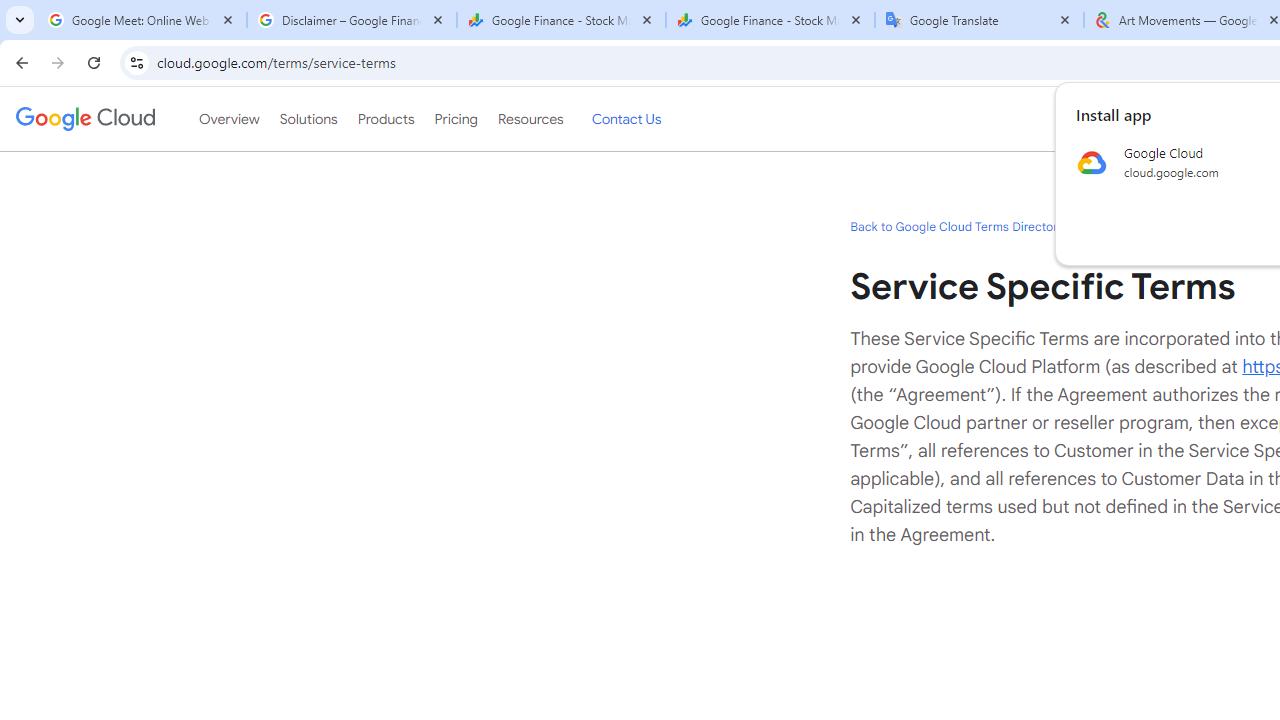 The width and height of the screenshot is (1280, 720). Describe the element at coordinates (454, 119) in the screenshot. I see `'Pricing'` at that location.